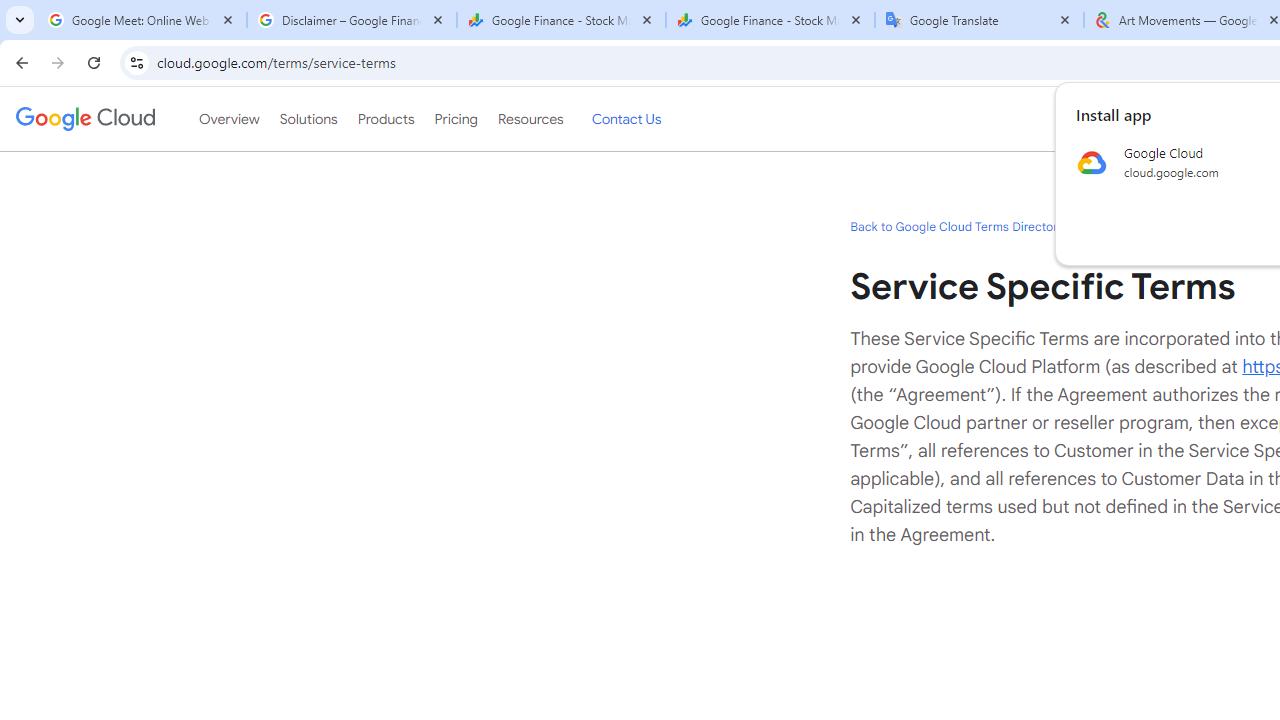 The width and height of the screenshot is (1280, 720). Describe the element at coordinates (454, 119) in the screenshot. I see `'Pricing'` at that location.